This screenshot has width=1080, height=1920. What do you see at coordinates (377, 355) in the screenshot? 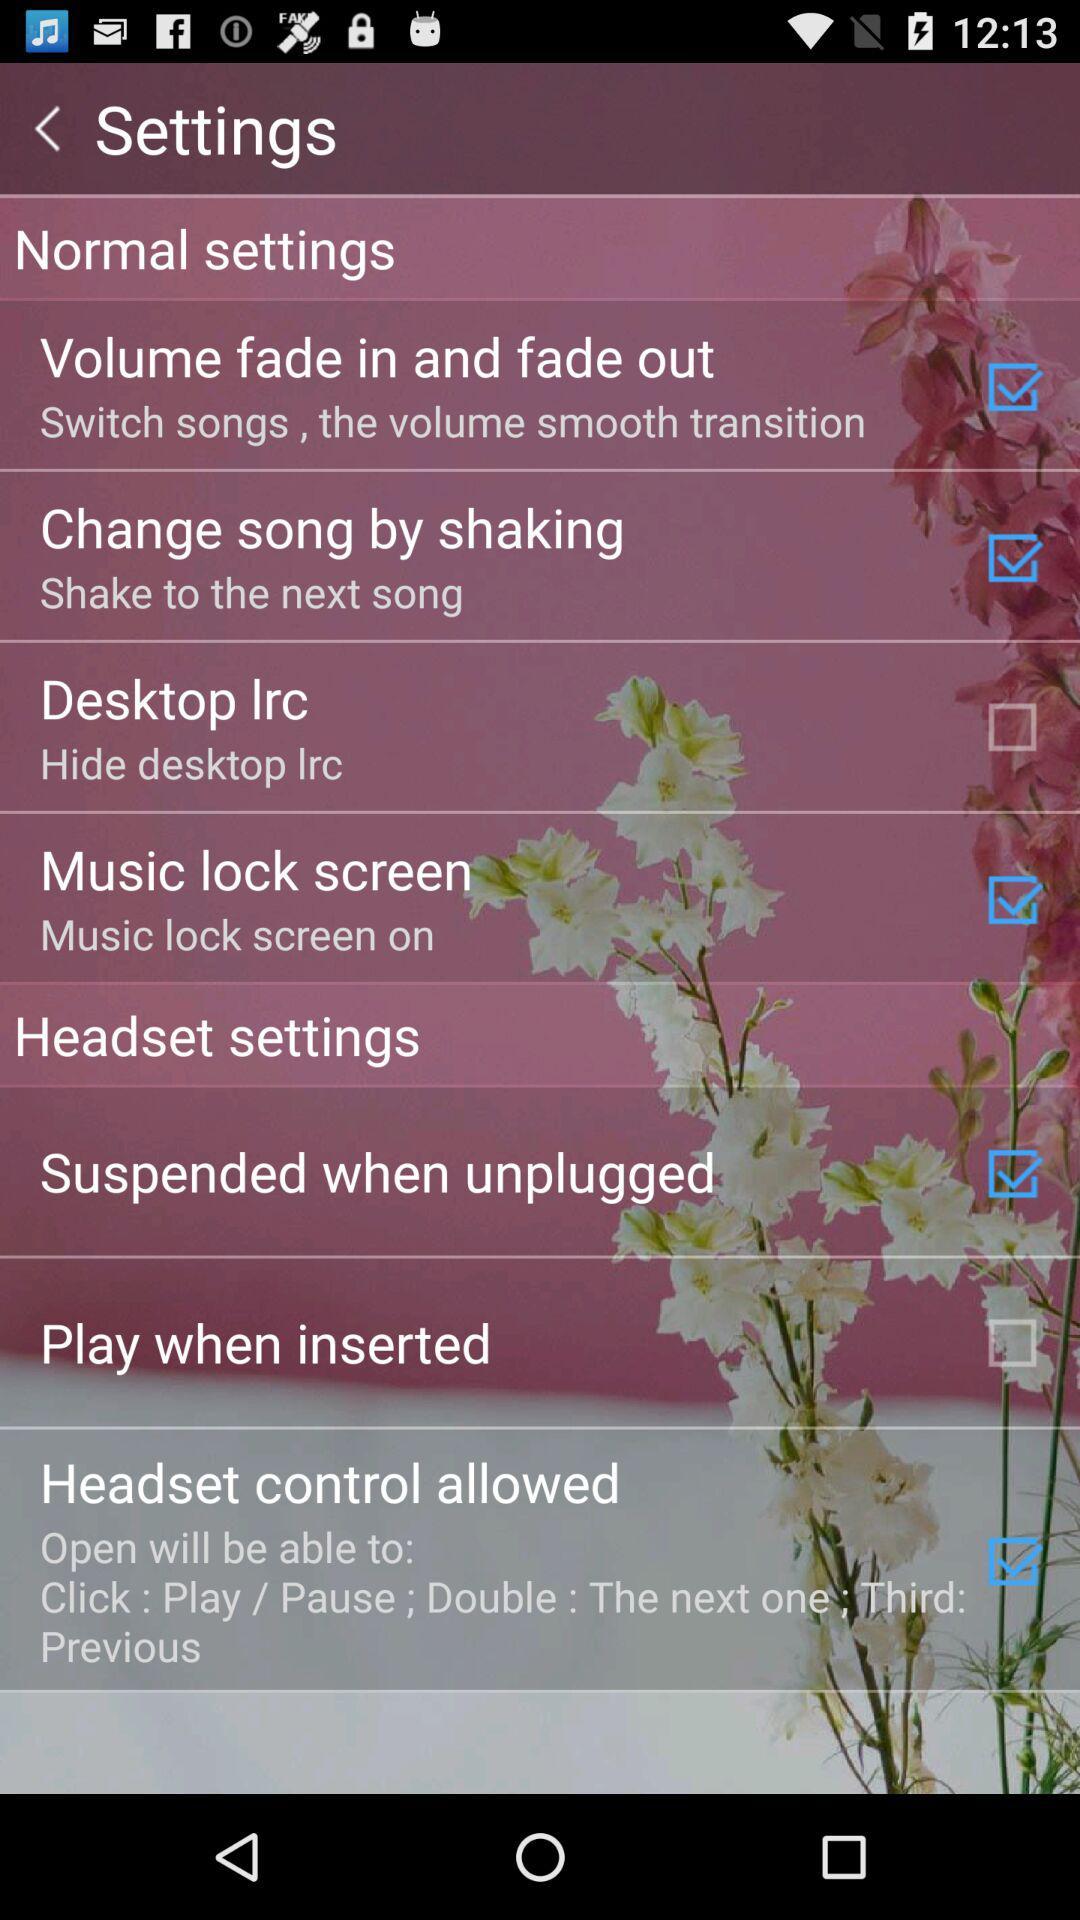
I see `the app below the normal settings icon` at bounding box center [377, 355].